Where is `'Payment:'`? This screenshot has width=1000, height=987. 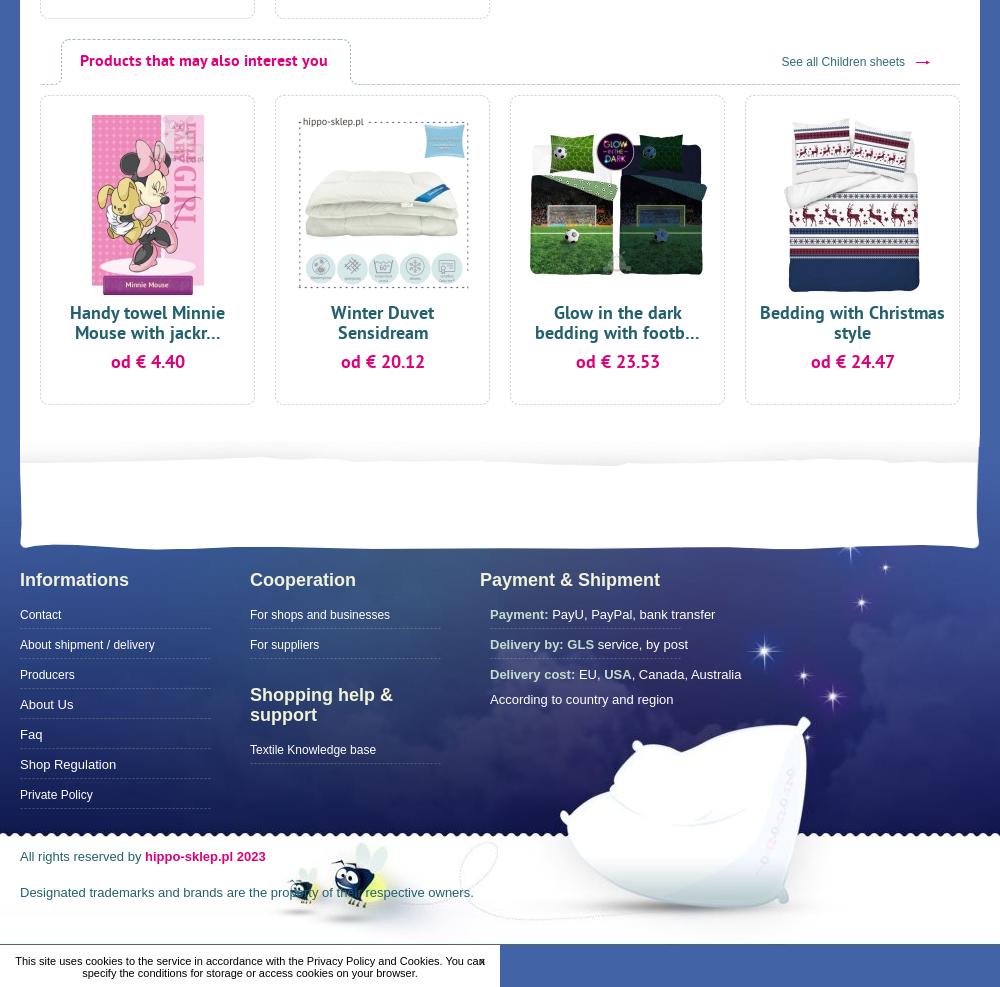 'Payment:' is located at coordinates (521, 613).